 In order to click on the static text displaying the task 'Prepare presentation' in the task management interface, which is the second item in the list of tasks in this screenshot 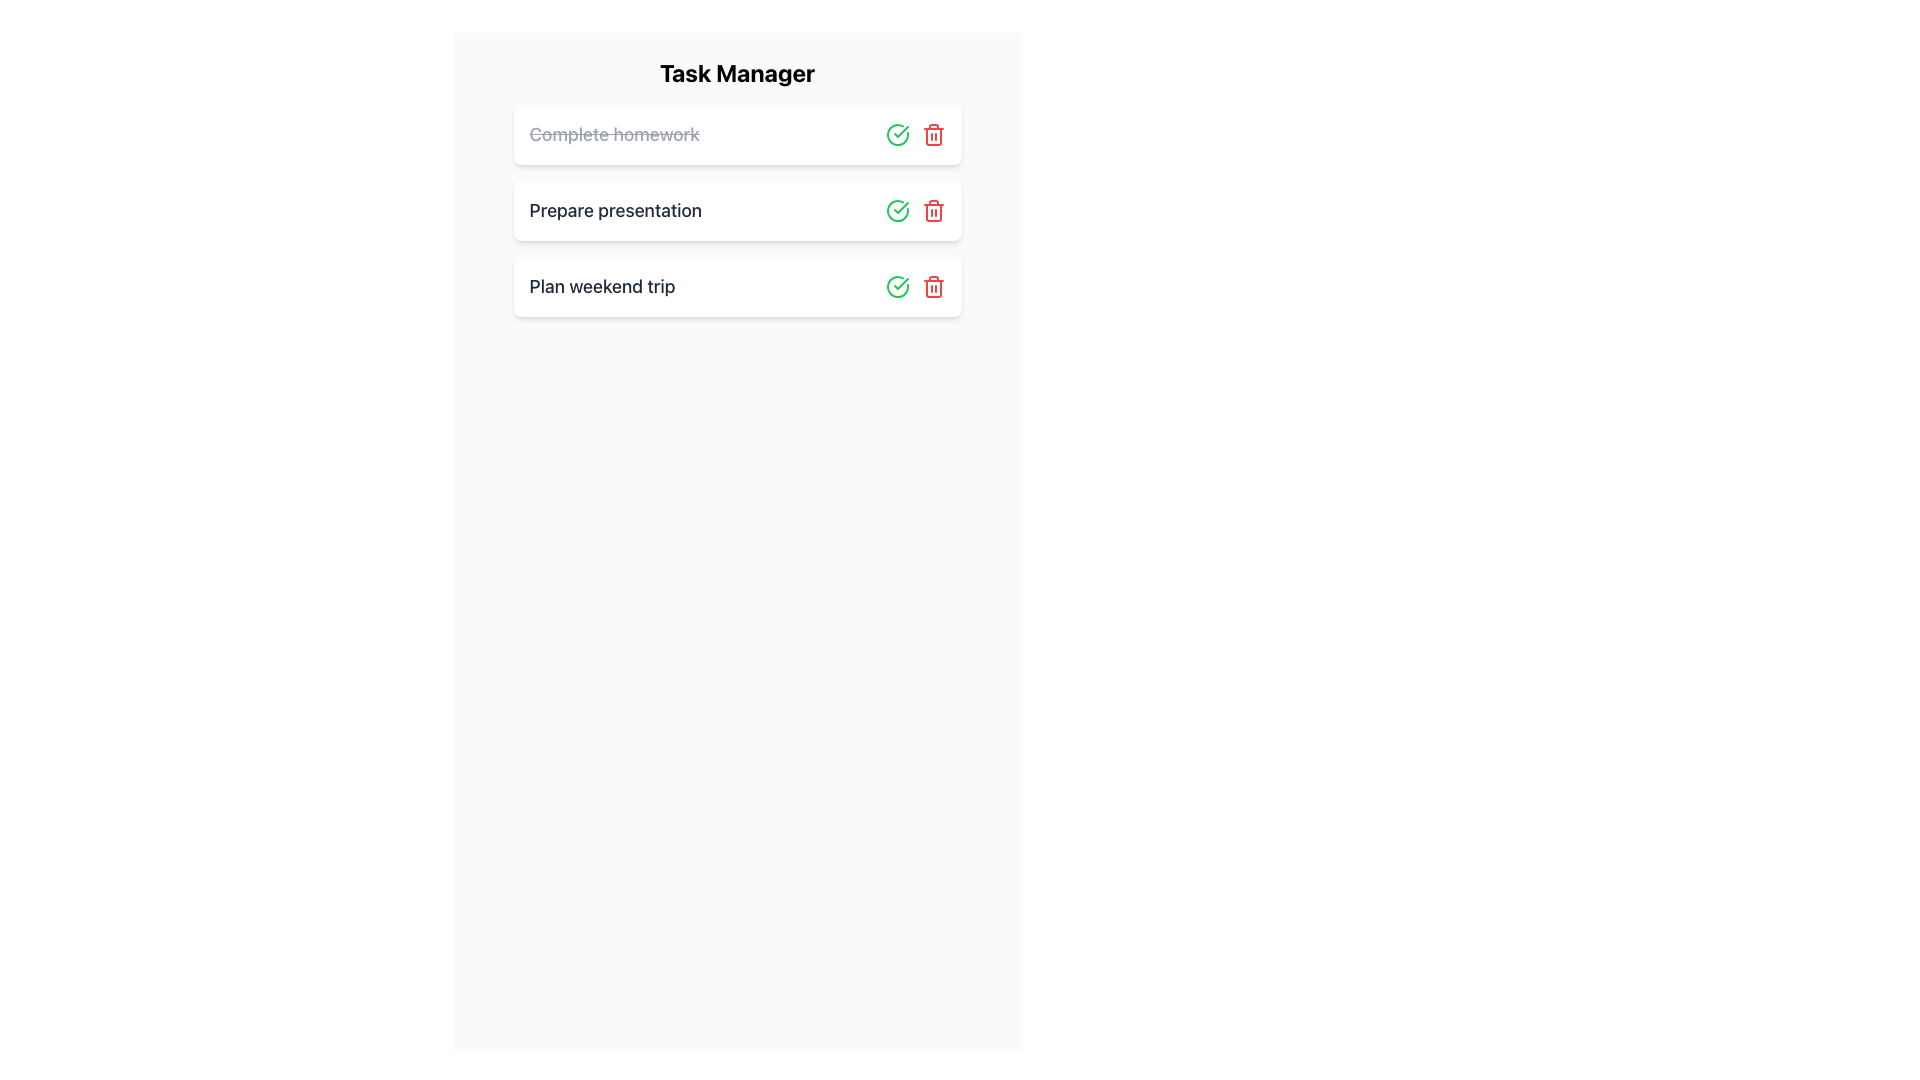, I will do `click(614, 210)`.